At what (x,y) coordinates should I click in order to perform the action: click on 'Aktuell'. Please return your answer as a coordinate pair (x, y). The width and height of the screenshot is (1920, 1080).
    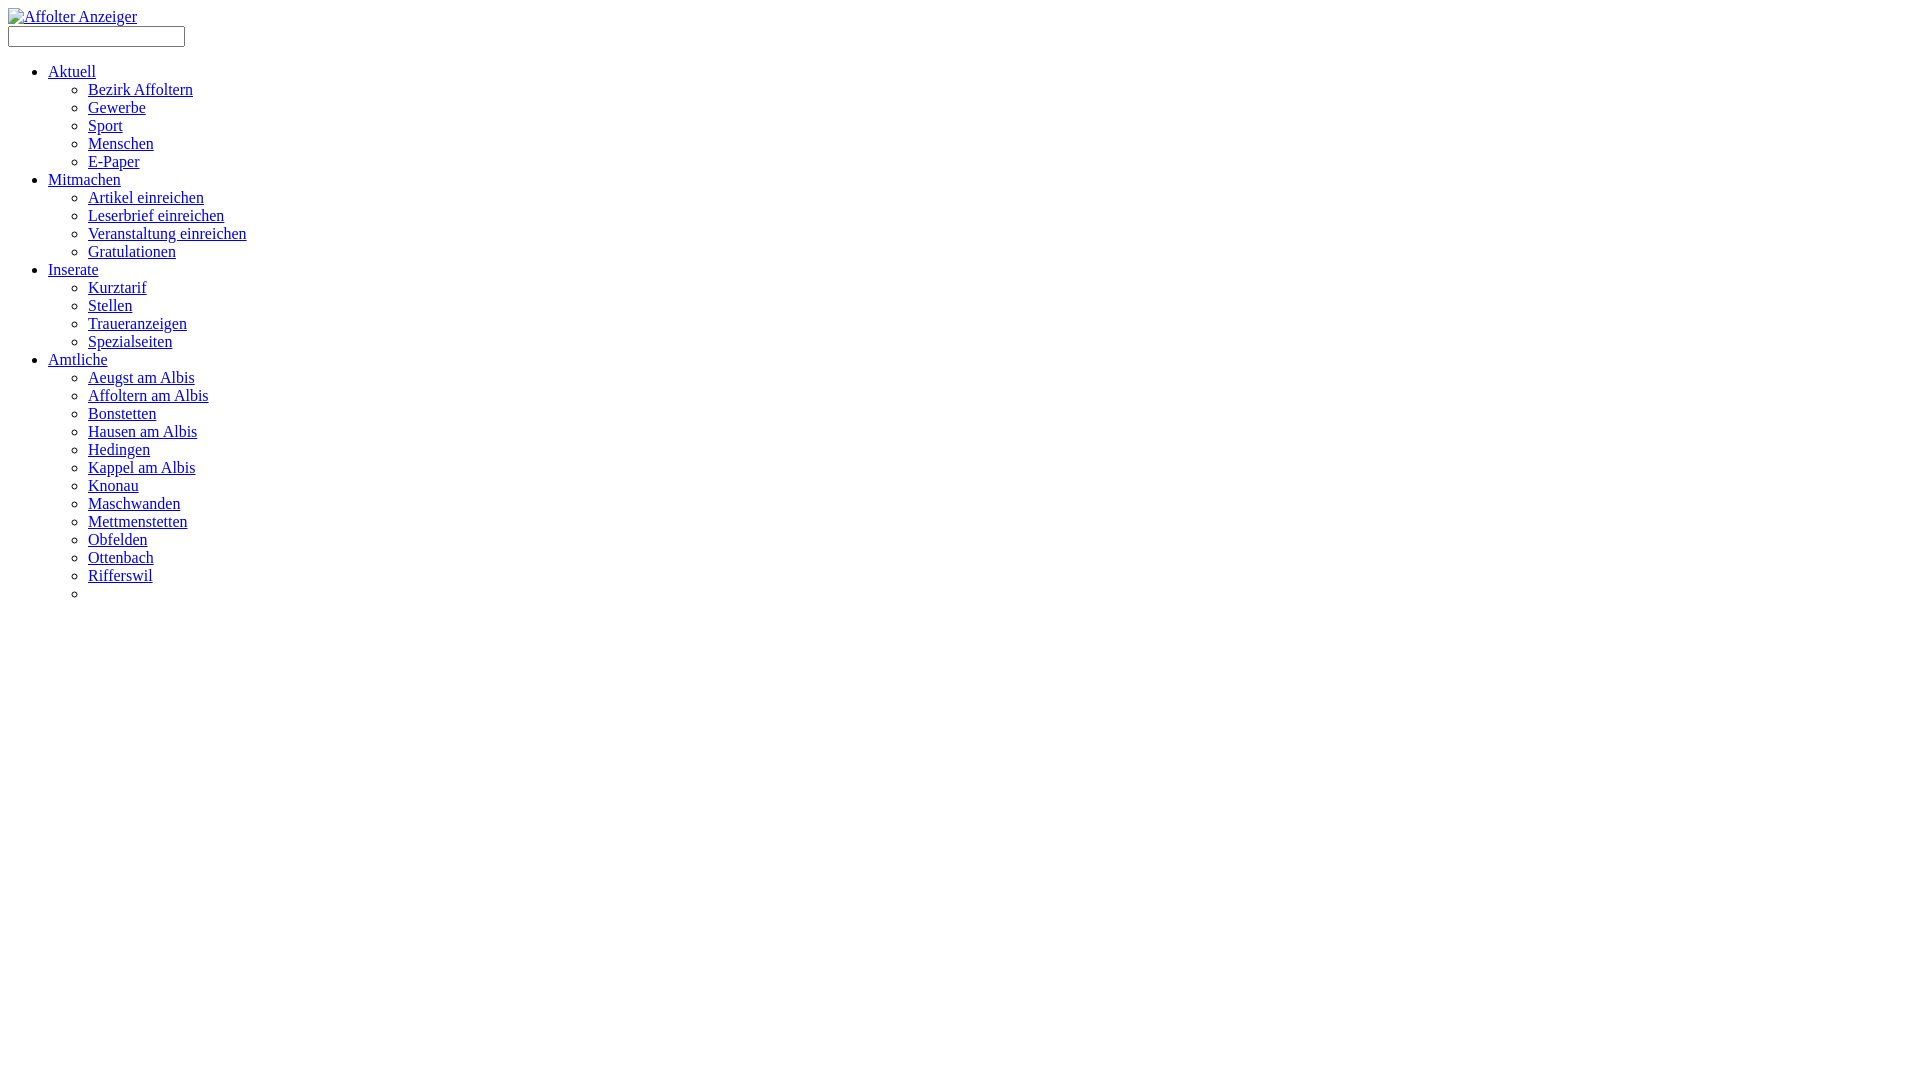
    Looking at the image, I should click on (72, 70).